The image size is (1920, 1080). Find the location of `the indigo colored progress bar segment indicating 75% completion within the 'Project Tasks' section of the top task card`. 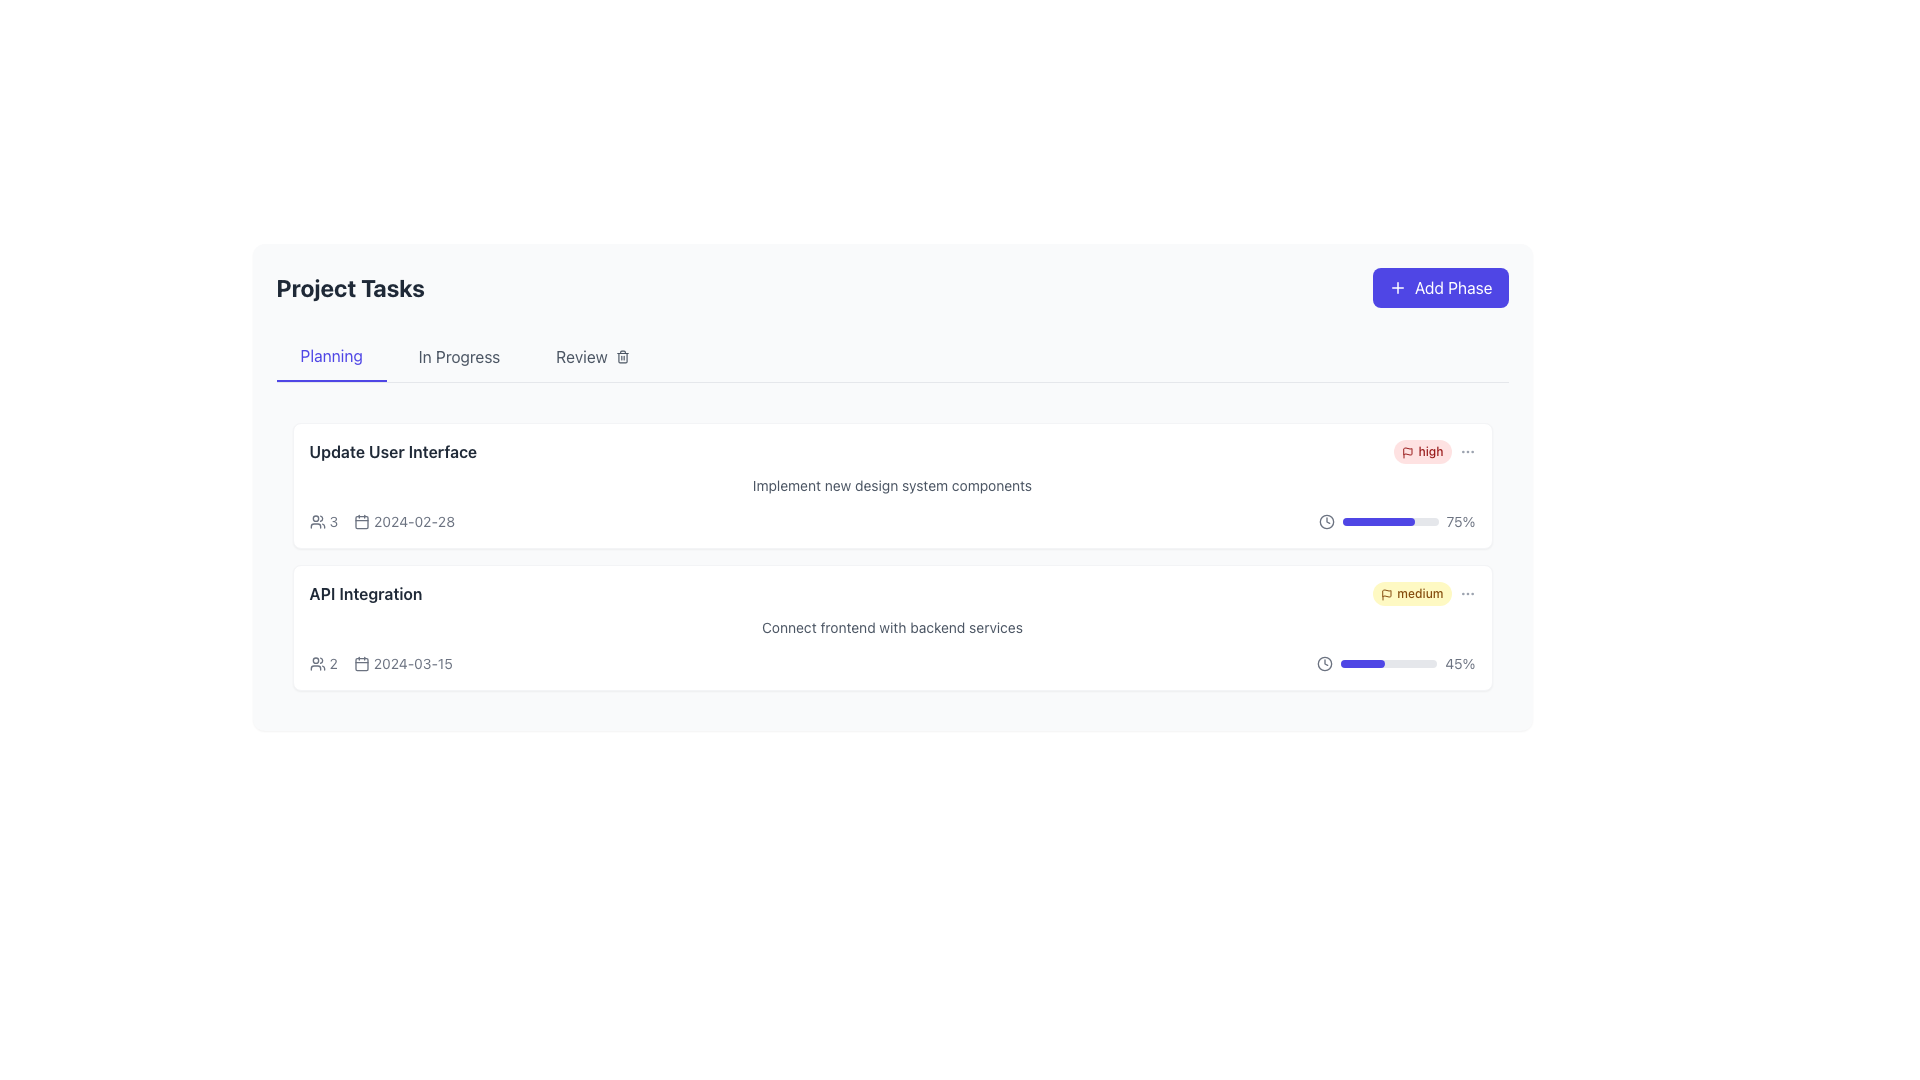

the indigo colored progress bar segment indicating 75% completion within the 'Project Tasks' section of the top task card is located at coordinates (1377, 520).